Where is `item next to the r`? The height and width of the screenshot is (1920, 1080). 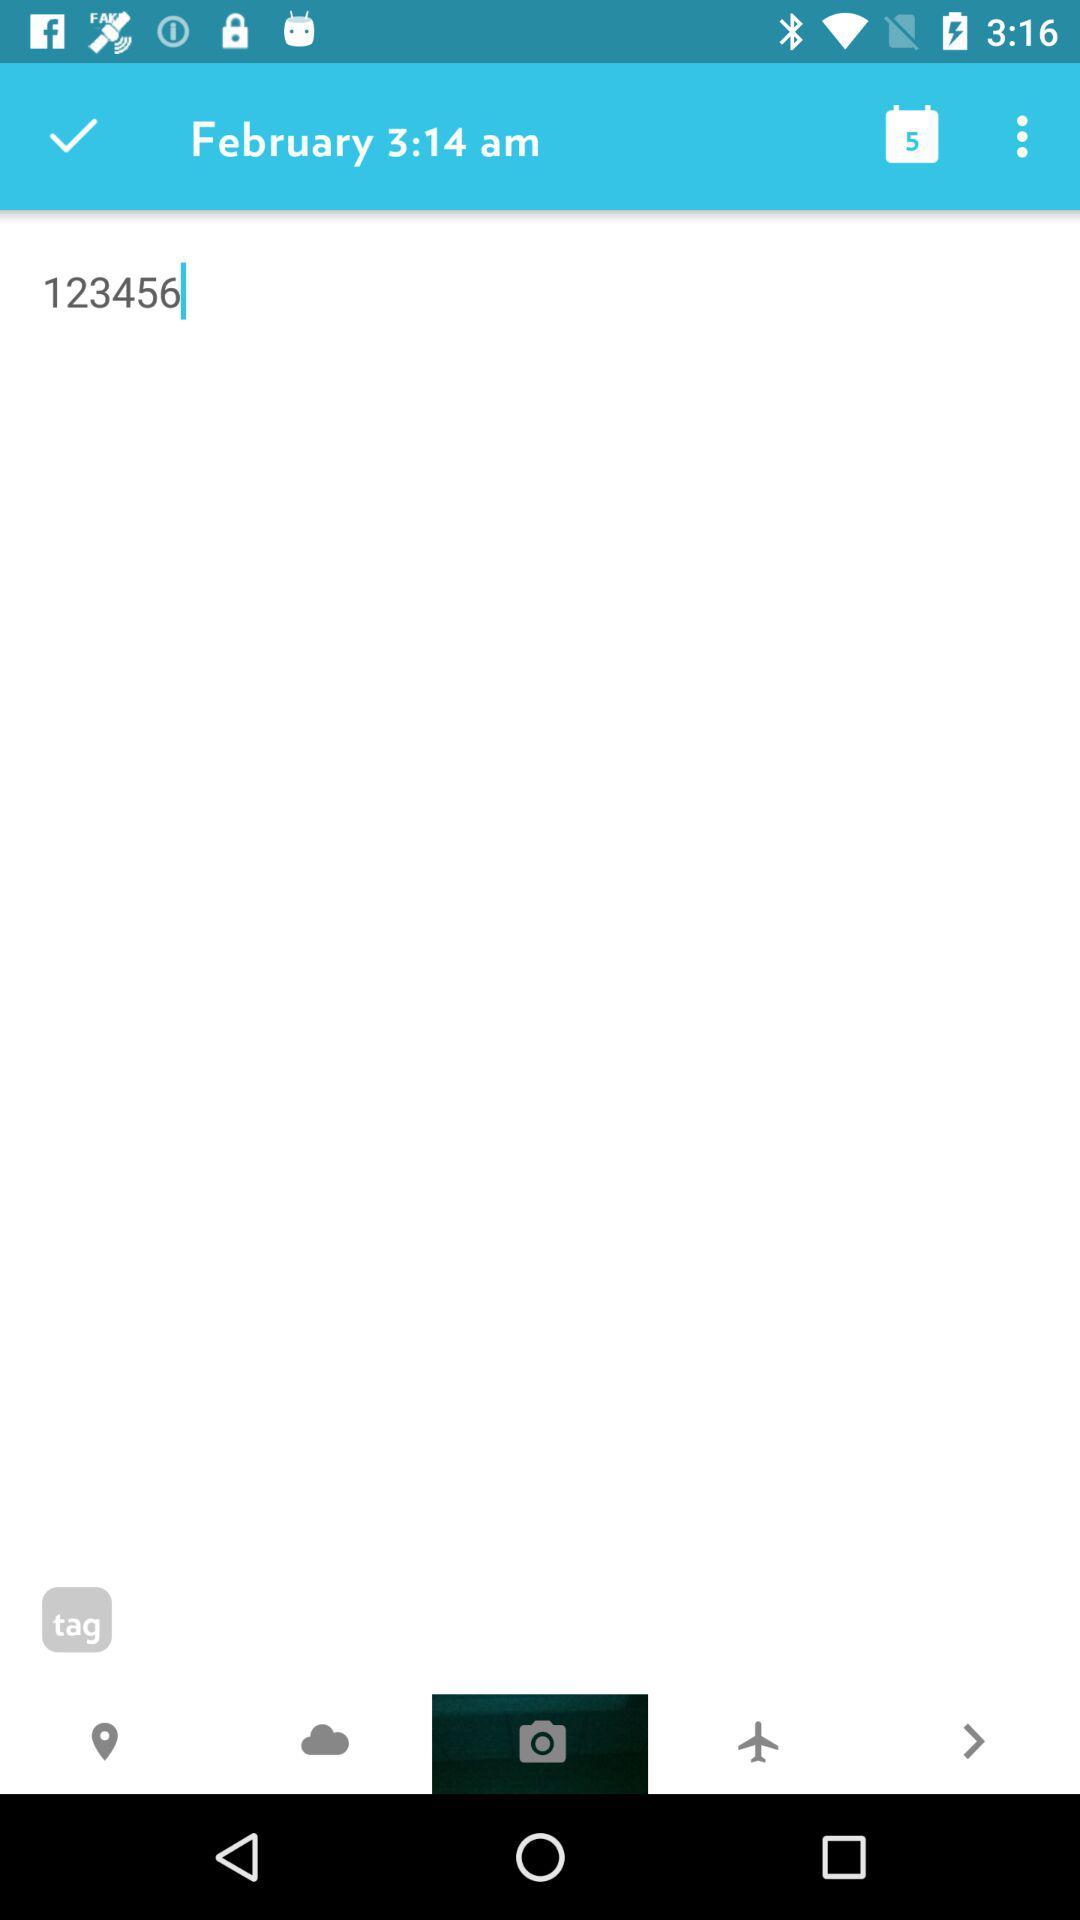
item next to the r is located at coordinates (756, 1743).